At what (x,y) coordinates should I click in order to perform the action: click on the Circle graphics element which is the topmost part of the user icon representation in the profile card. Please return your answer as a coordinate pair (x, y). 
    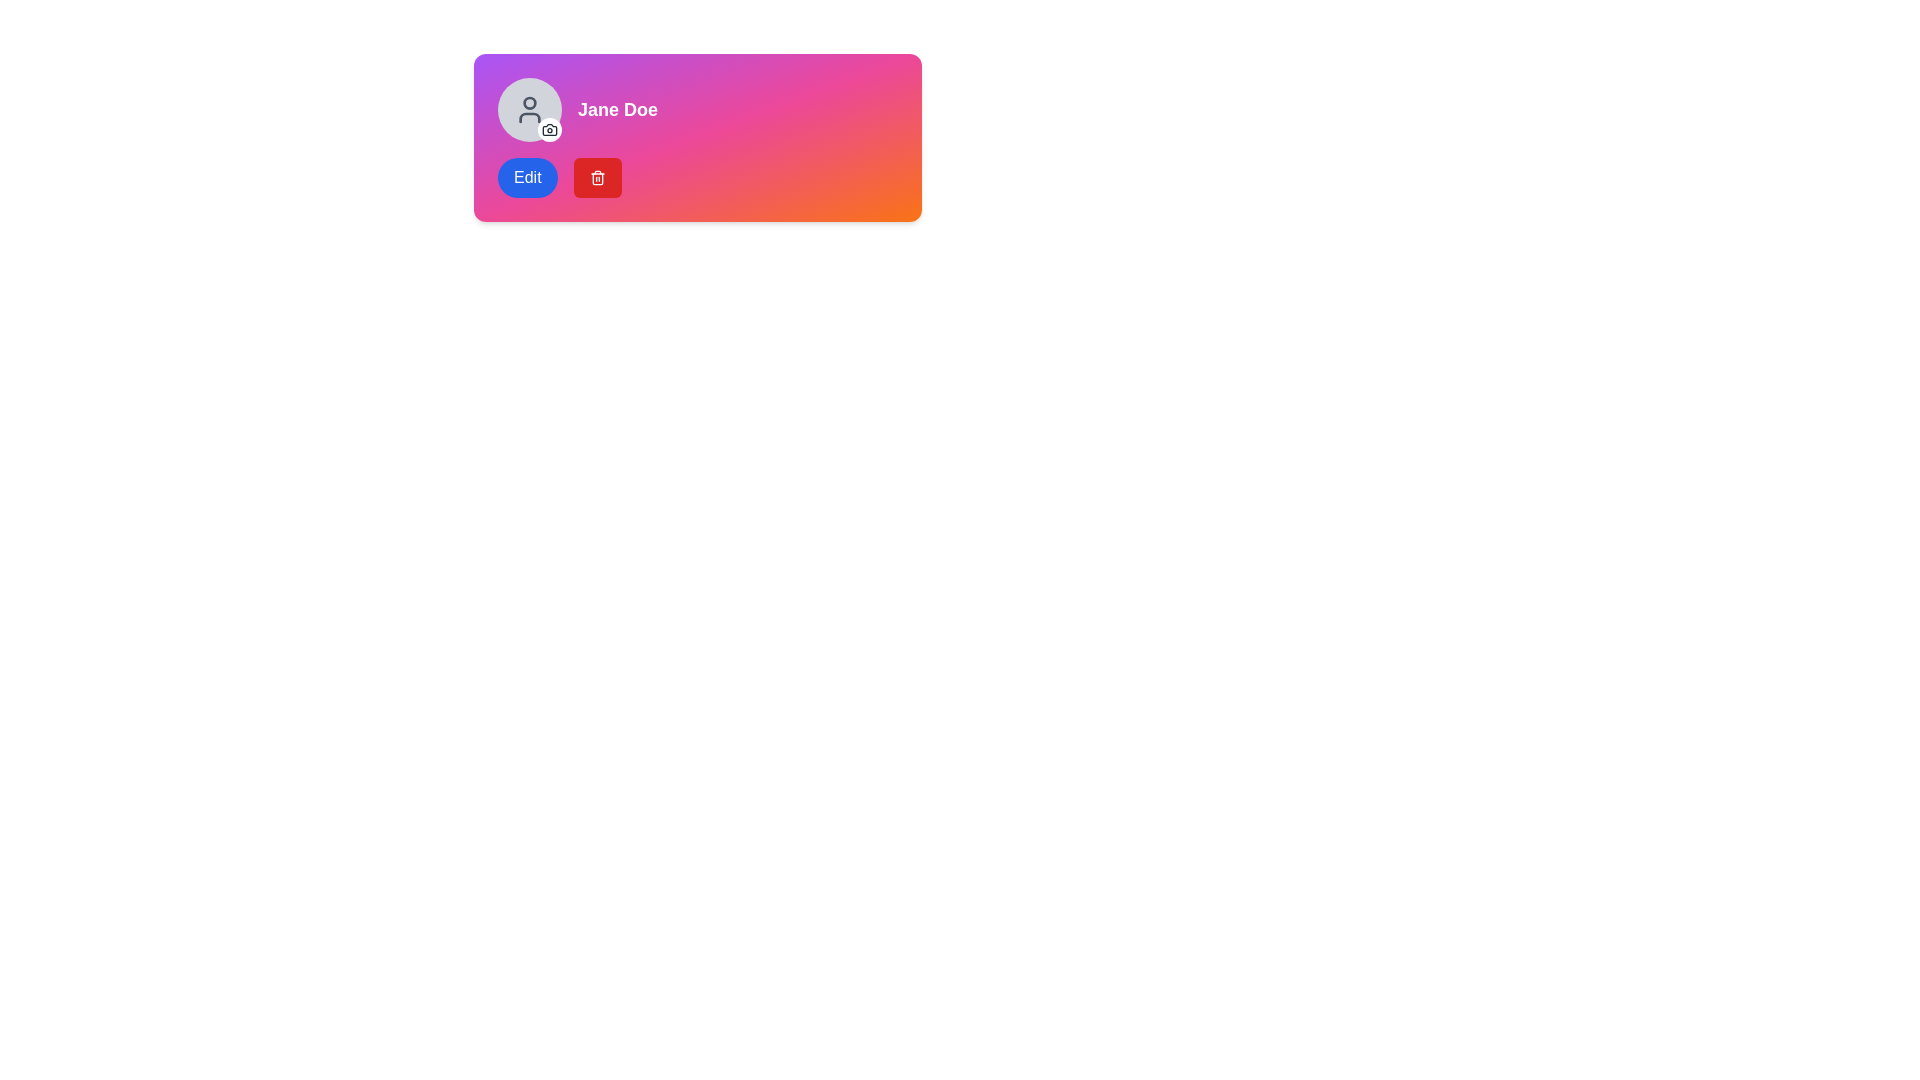
    Looking at the image, I should click on (529, 103).